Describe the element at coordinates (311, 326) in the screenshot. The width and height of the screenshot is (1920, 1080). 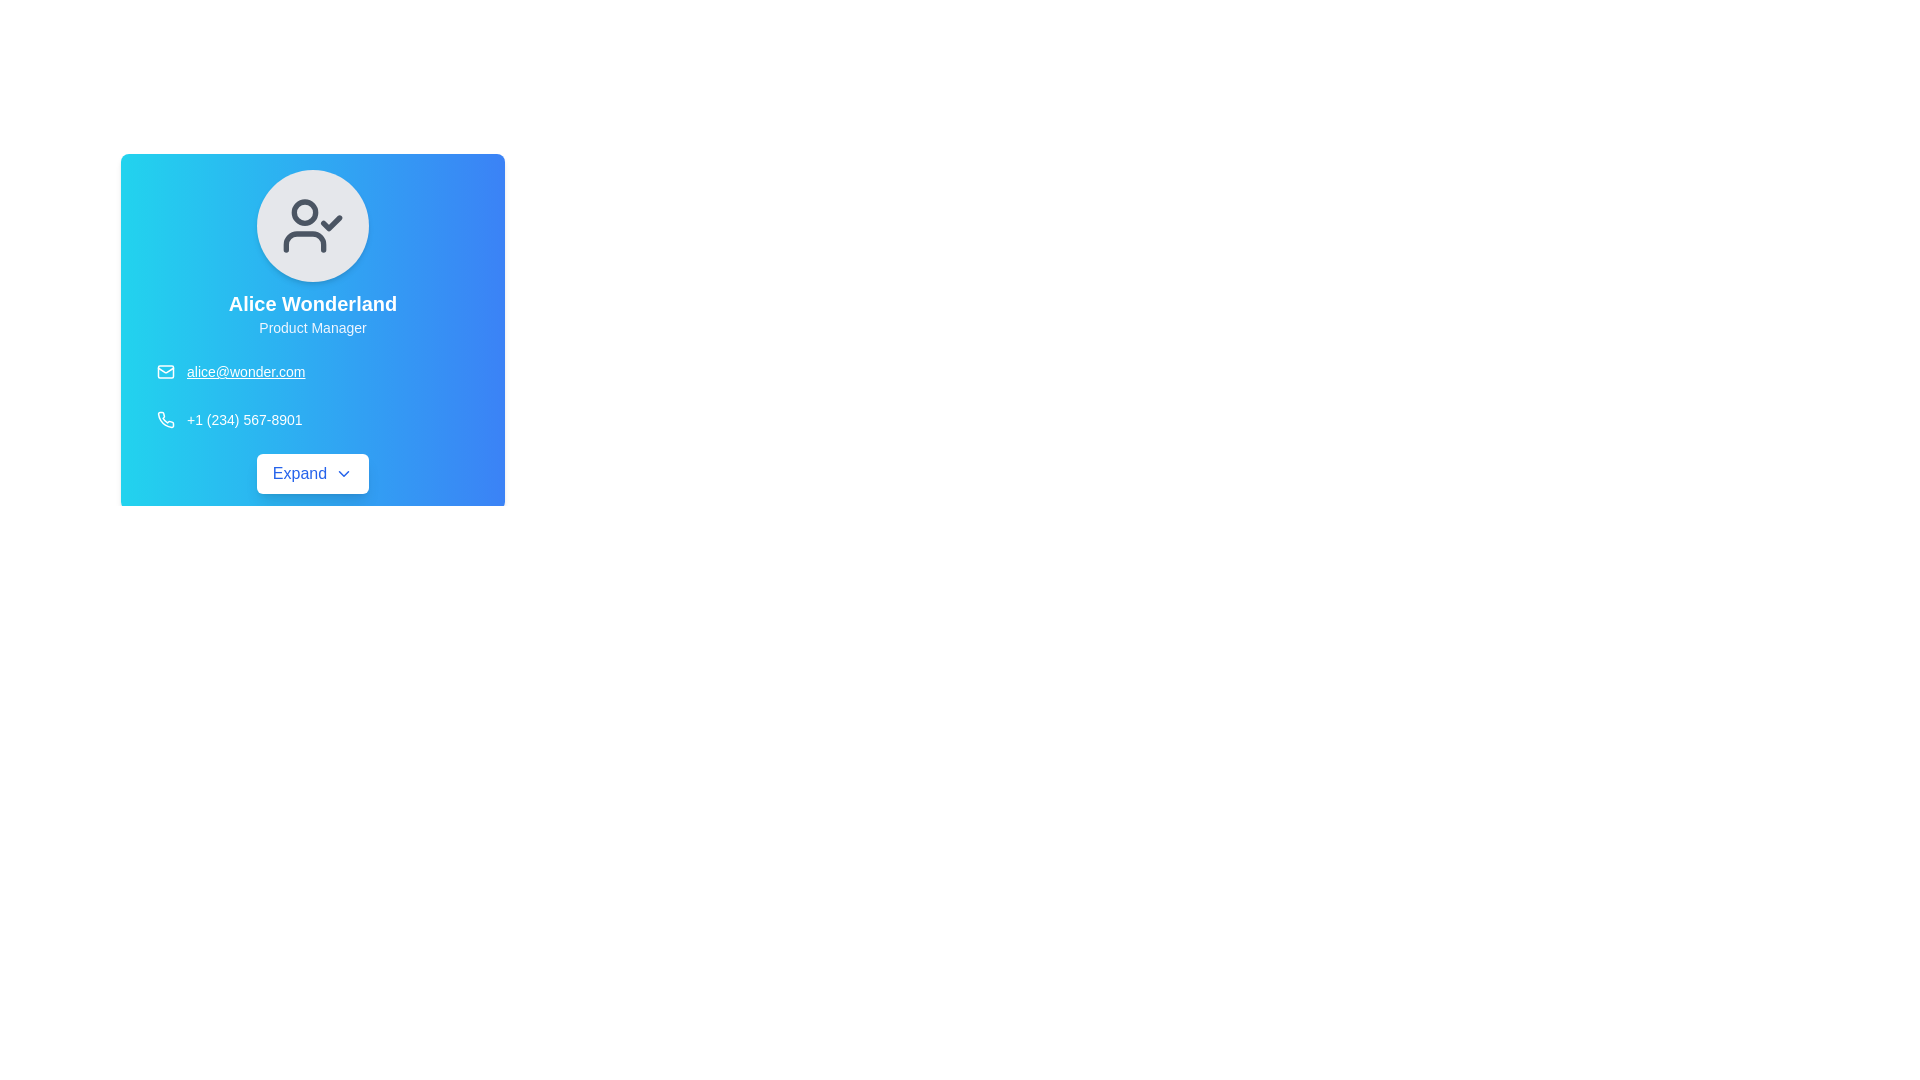
I see `the text label element displaying 'Product Manager'` at that location.